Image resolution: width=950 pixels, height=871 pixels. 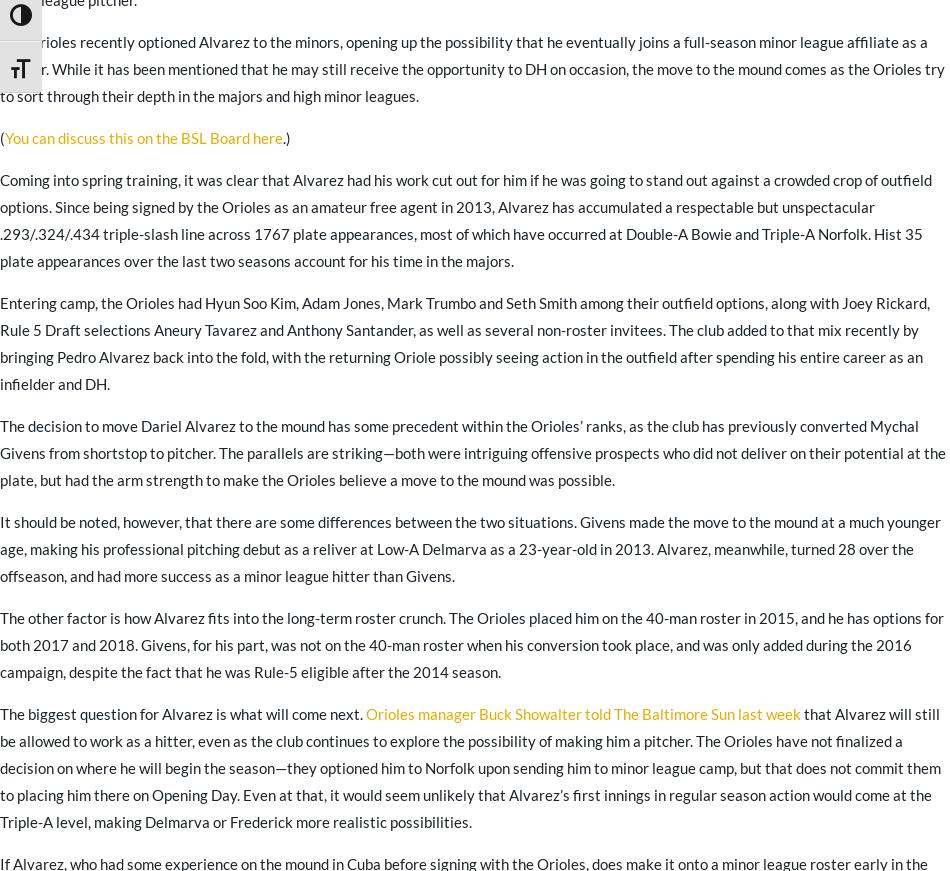 I want to click on 'Orioles manager Buck Showalter told The Baltimore Sun last week', so click(x=583, y=712).